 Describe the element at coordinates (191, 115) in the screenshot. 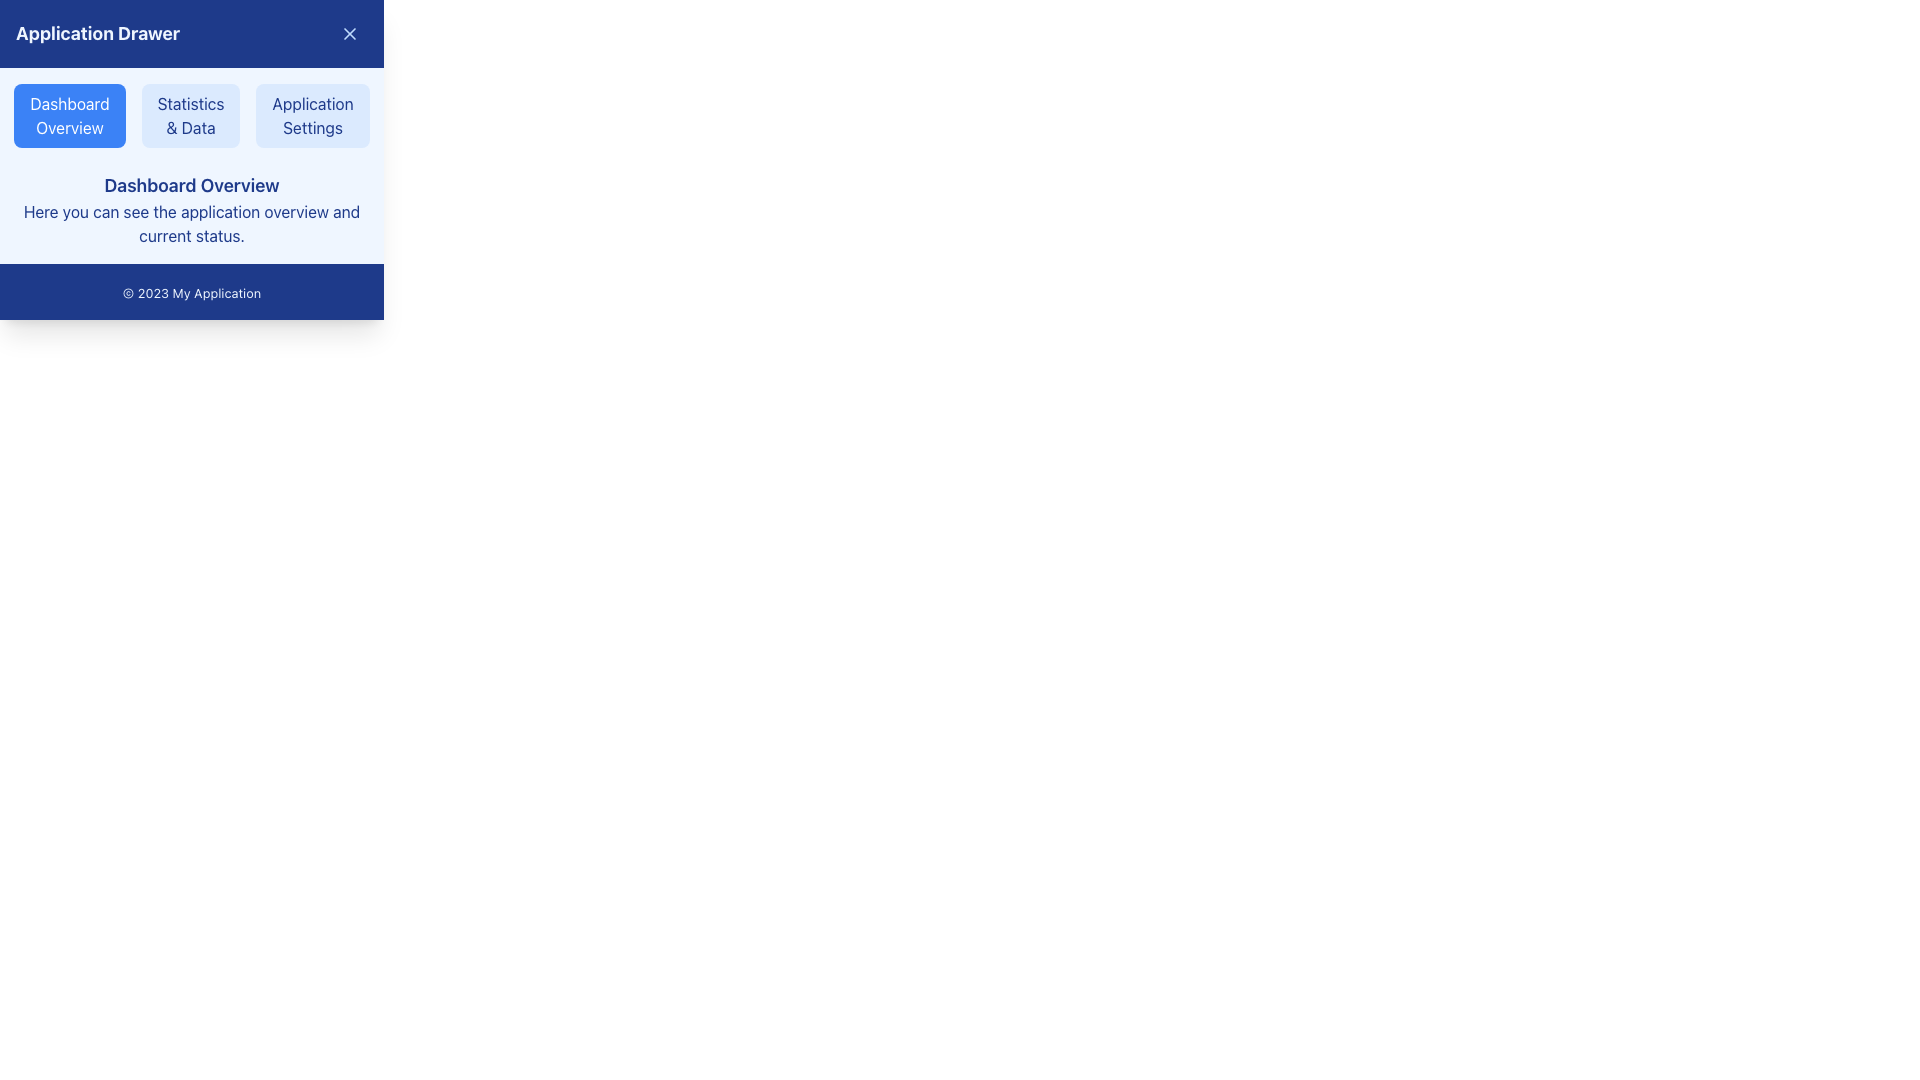

I see `the blue button labeled 'Statistics & Data' which is the second button in a horizontal group of three` at that location.